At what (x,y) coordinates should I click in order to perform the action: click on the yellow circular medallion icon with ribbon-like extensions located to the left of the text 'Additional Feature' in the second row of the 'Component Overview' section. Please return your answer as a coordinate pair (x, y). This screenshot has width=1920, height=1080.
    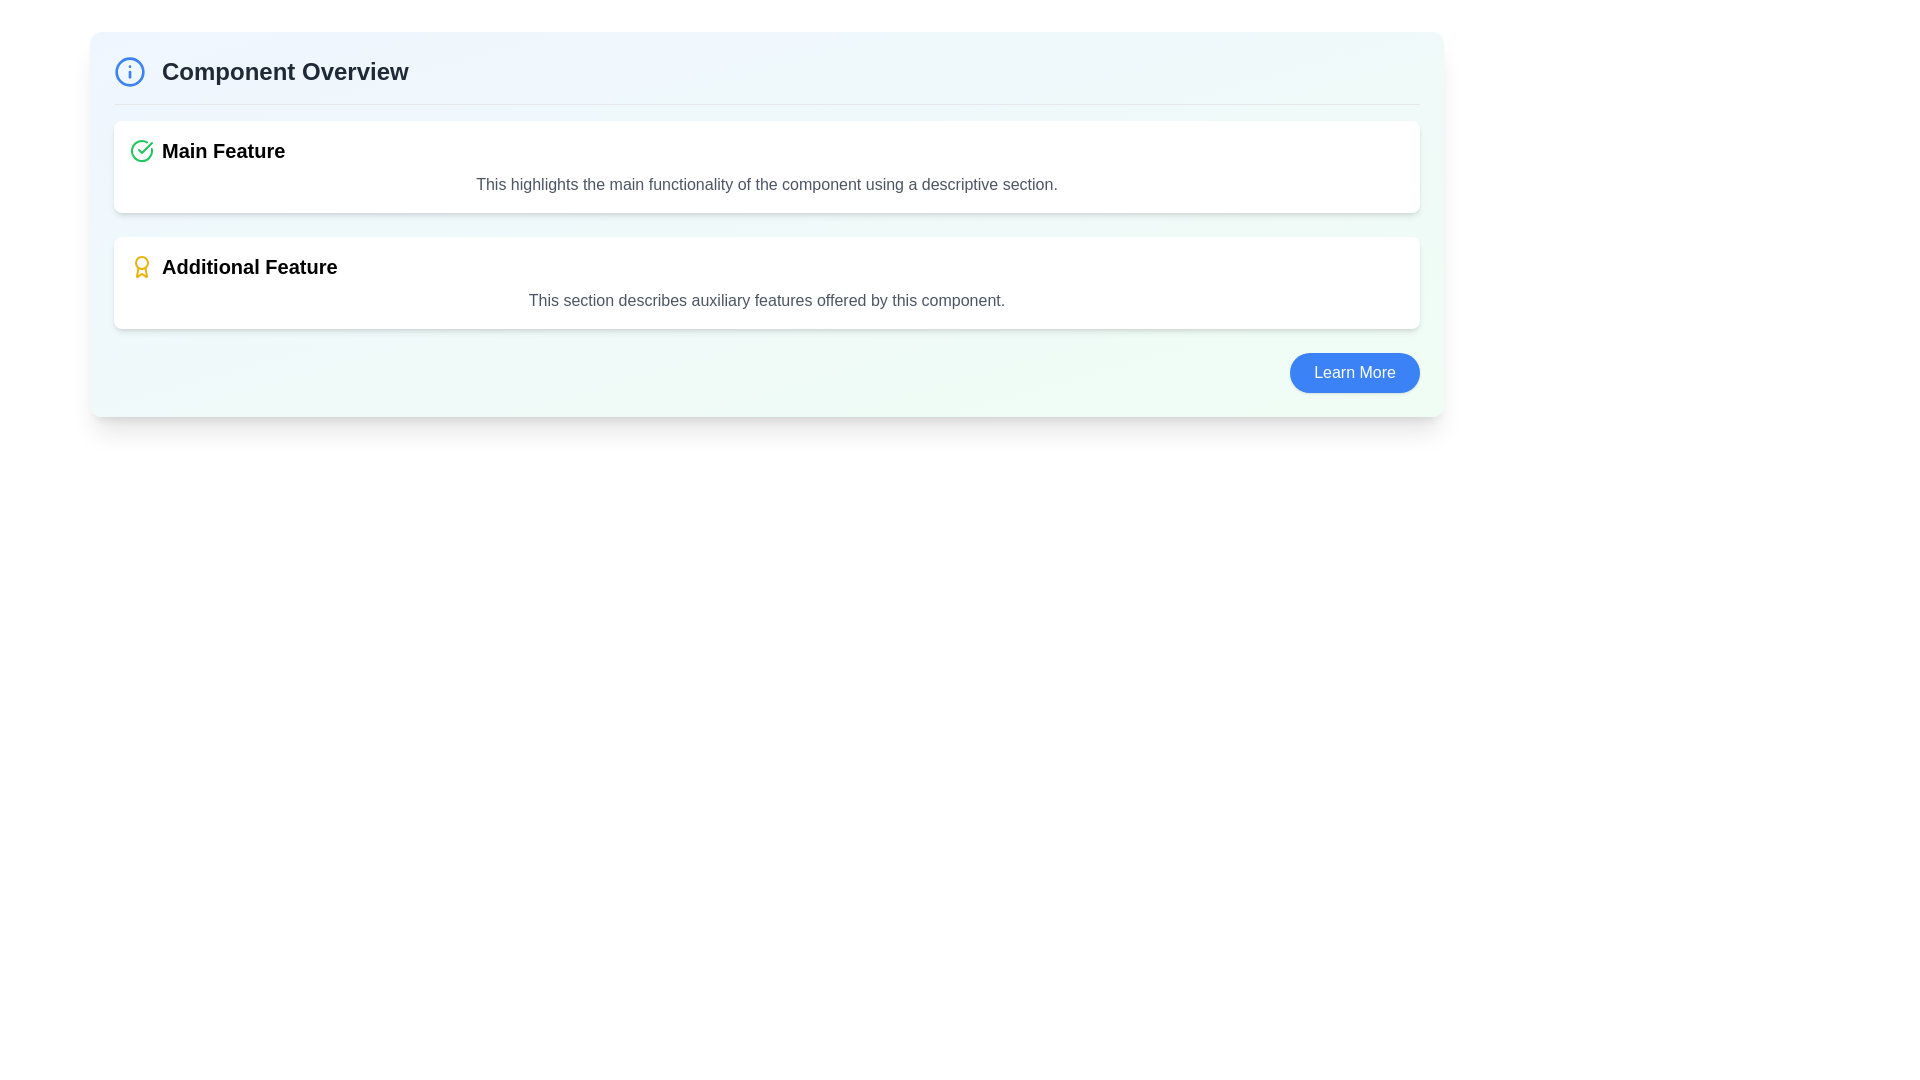
    Looking at the image, I should click on (141, 265).